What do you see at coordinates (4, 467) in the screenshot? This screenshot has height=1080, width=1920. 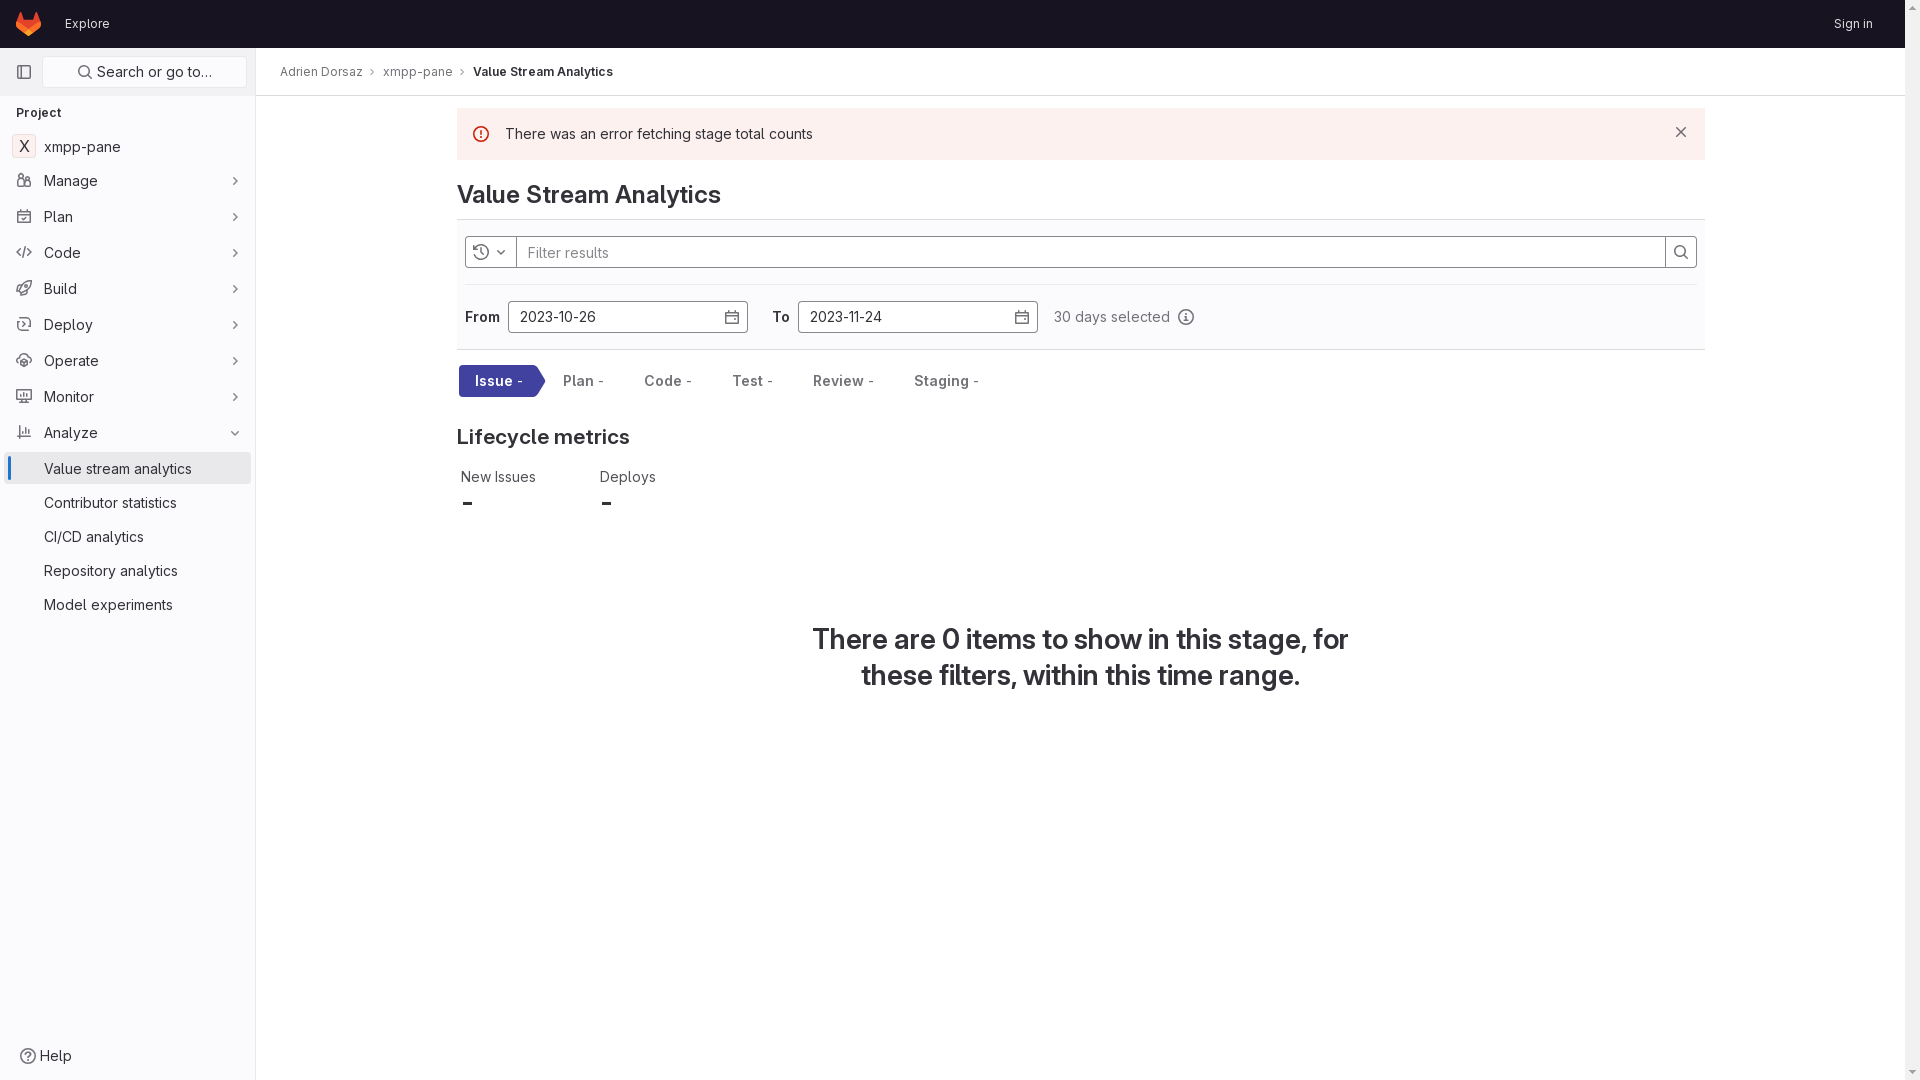 I see `'Value stream analytics'` at bounding box center [4, 467].